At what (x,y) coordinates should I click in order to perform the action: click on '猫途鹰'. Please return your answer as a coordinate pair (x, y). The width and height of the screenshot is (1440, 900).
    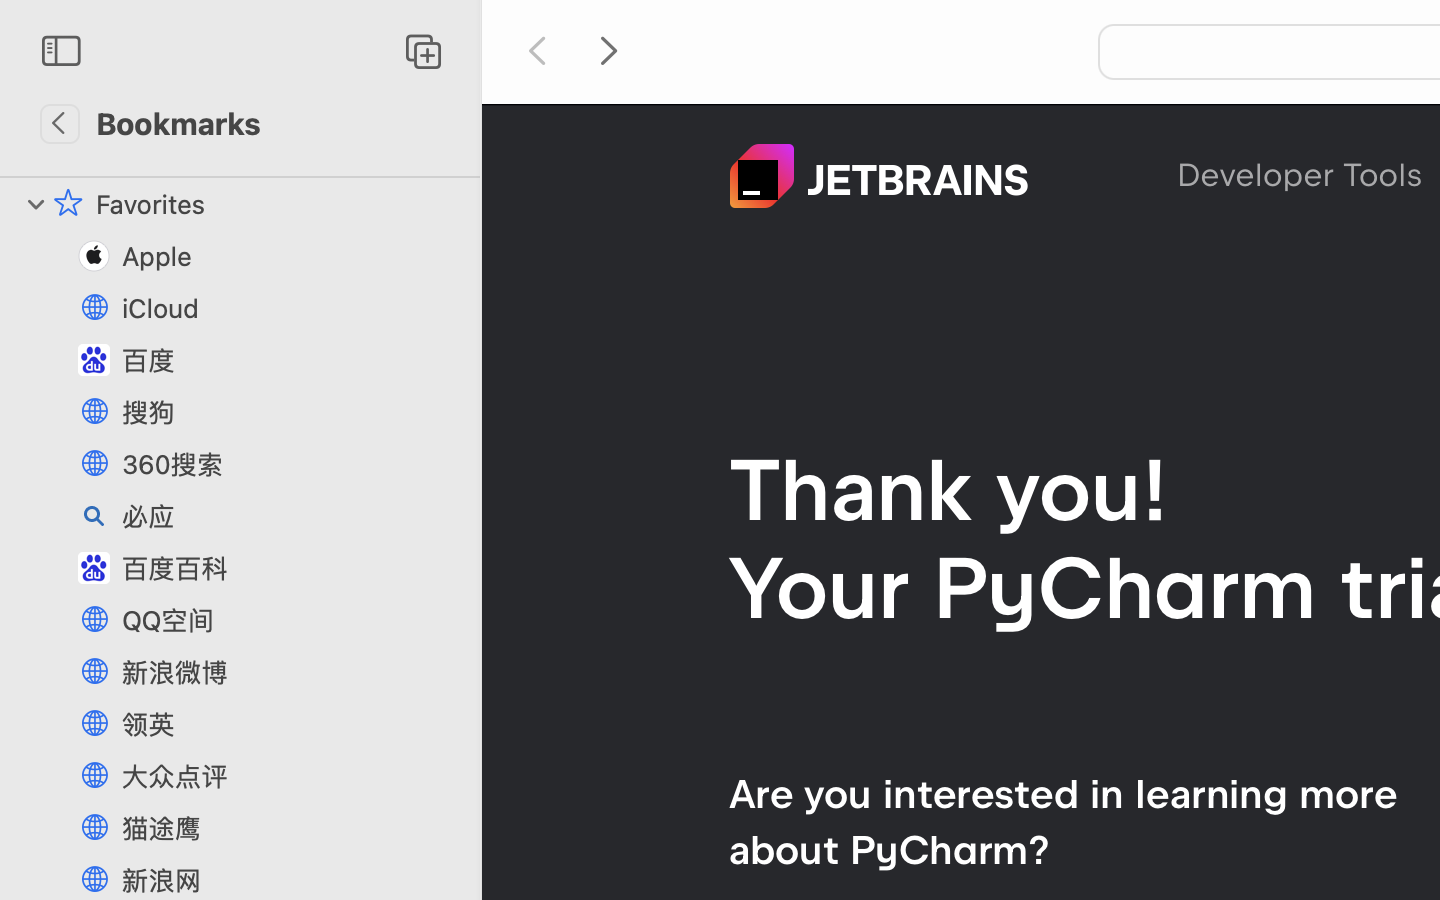
    Looking at the image, I should click on (290, 828).